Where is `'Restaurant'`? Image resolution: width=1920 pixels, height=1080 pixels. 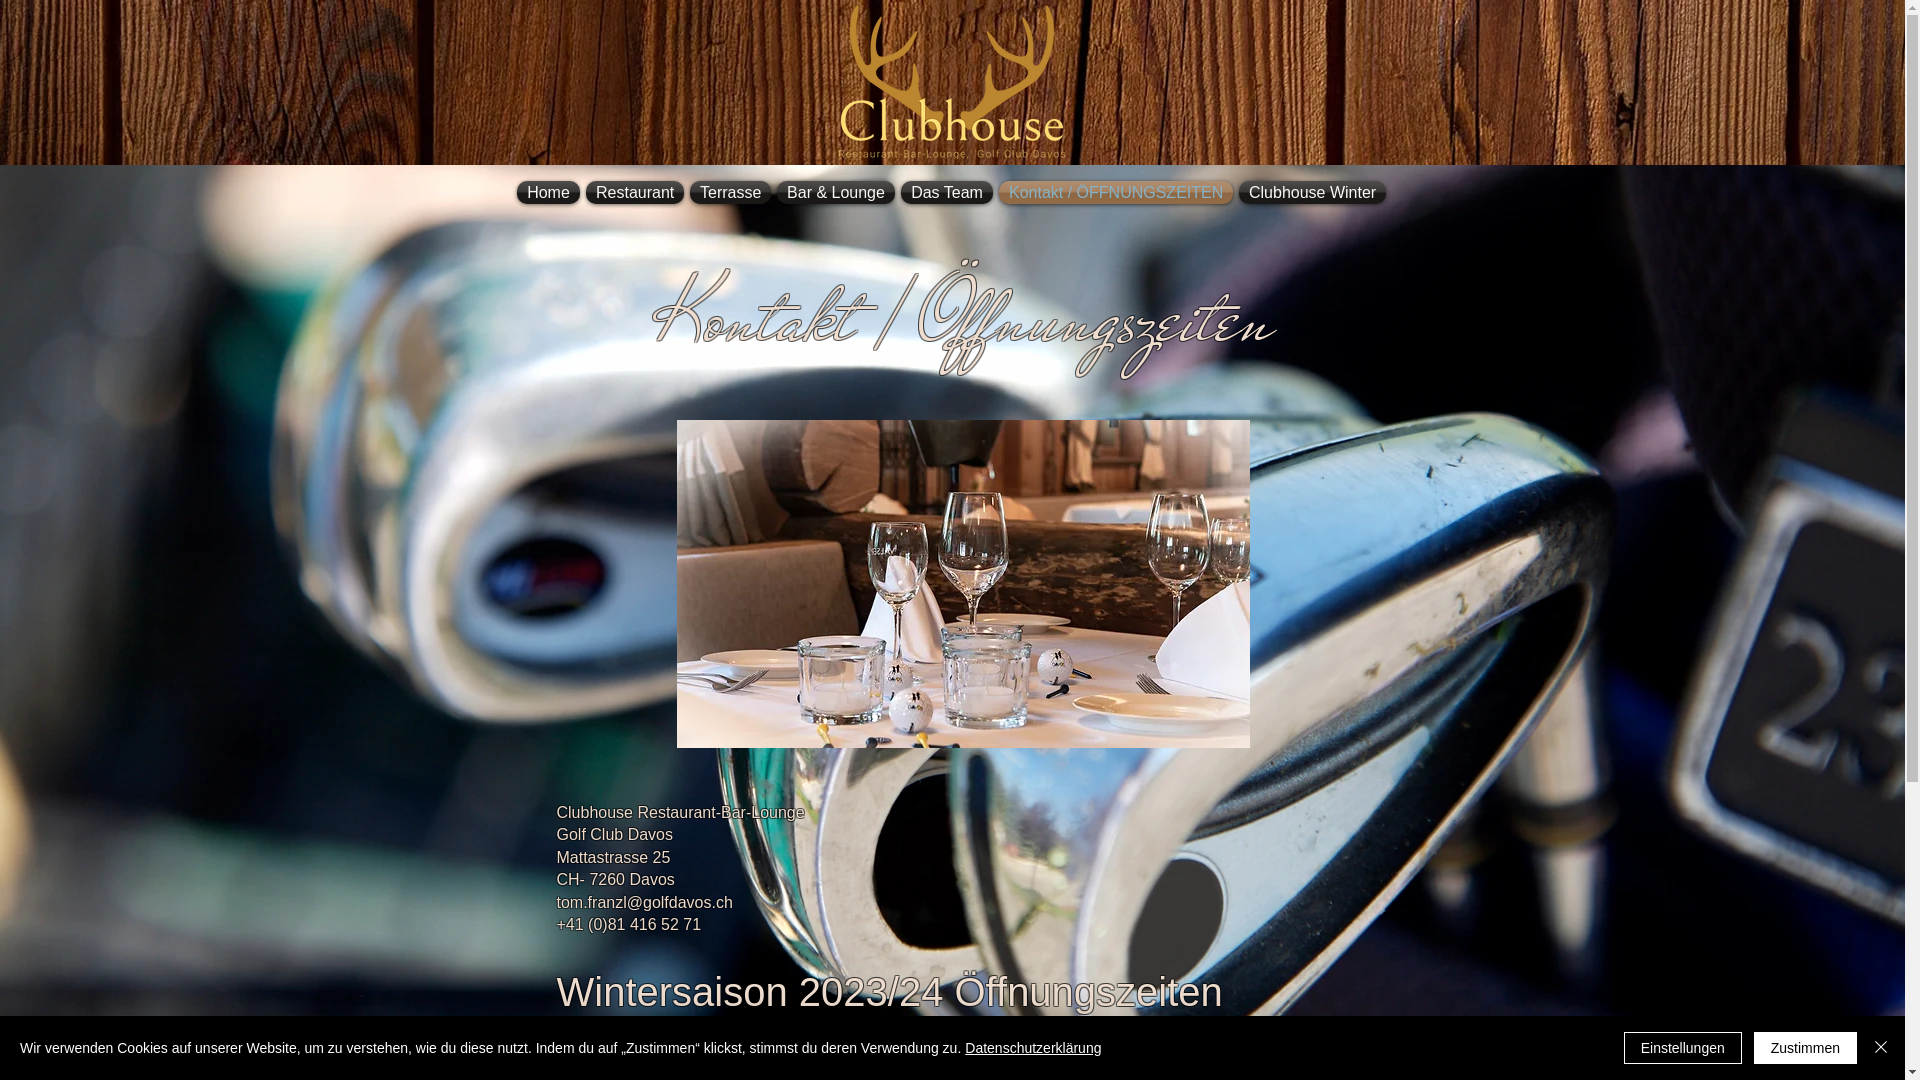 'Restaurant' is located at coordinates (633, 192).